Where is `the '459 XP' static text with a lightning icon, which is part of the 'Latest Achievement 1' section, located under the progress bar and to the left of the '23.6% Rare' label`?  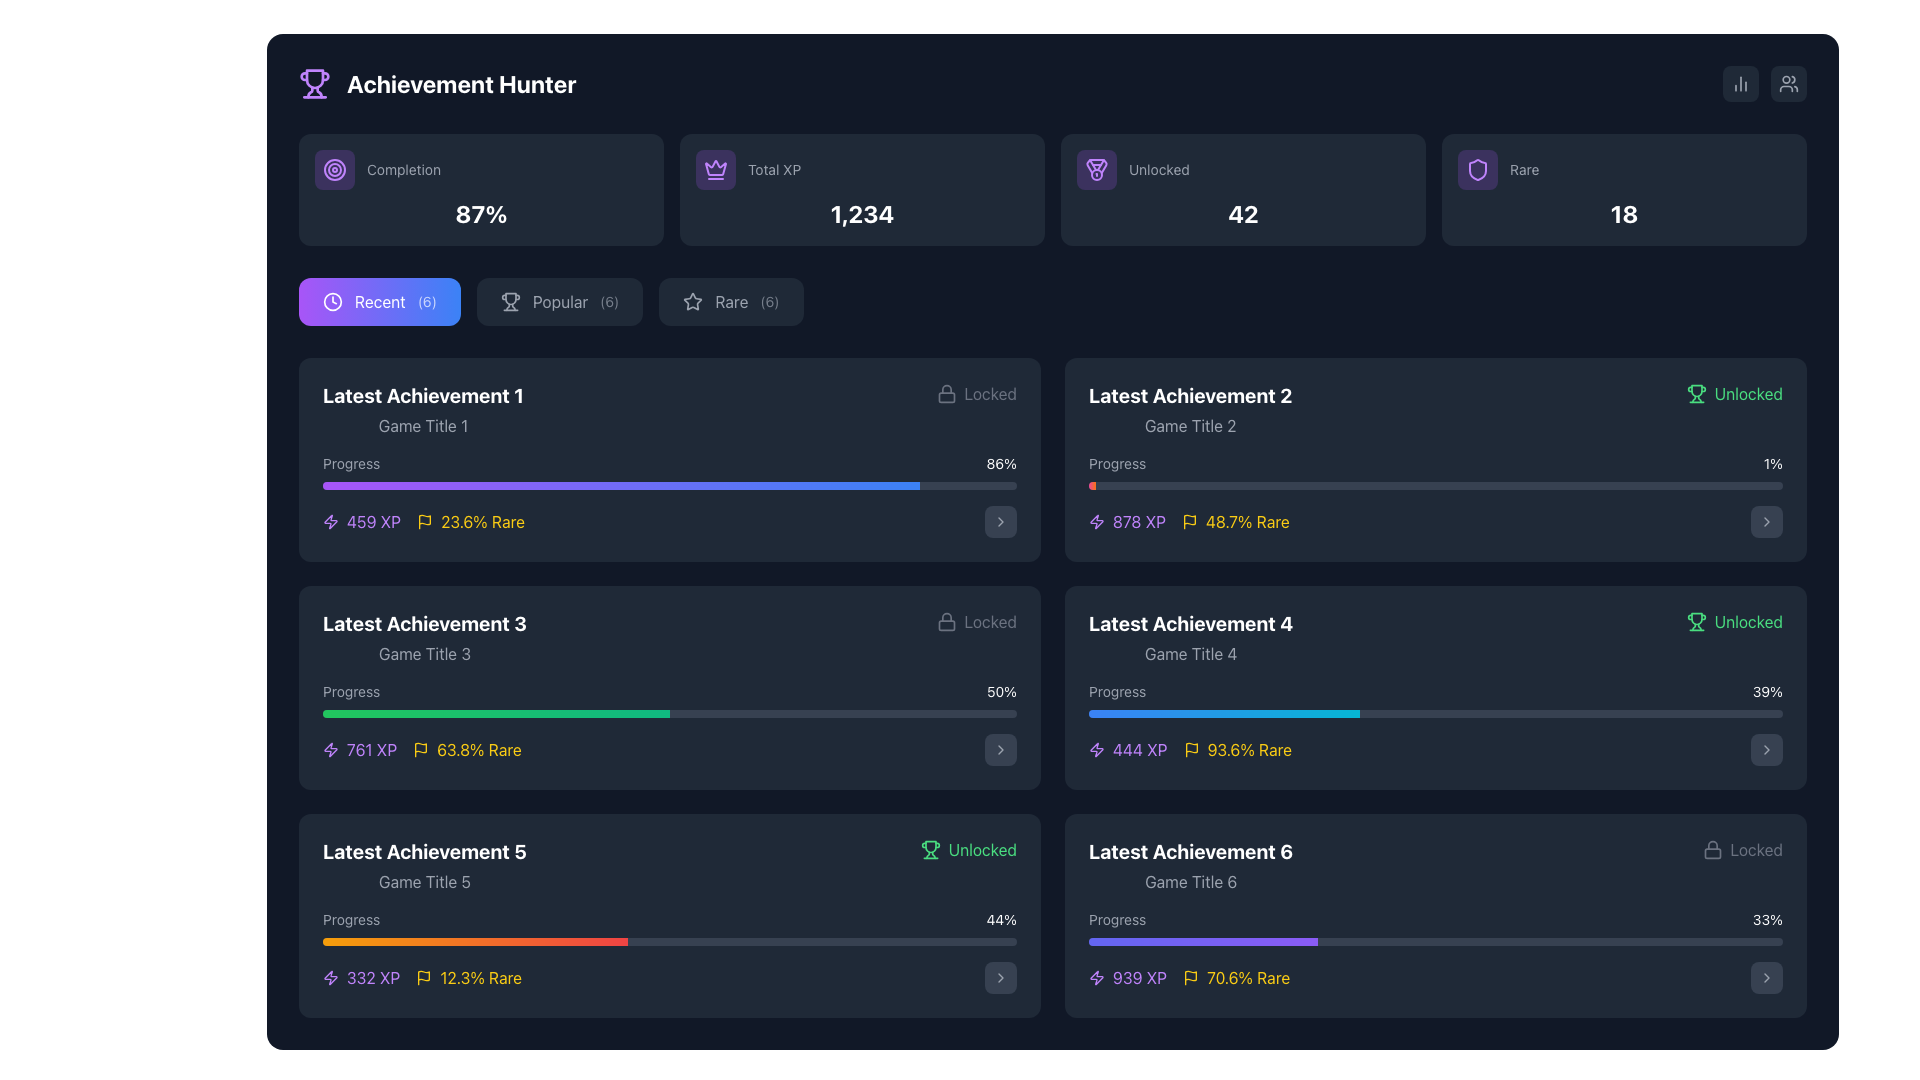
the '459 XP' static text with a lightning icon, which is part of the 'Latest Achievement 1' section, located under the progress bar and to the left of the '23.6% Rare' label is located at coordinates (362, 520).